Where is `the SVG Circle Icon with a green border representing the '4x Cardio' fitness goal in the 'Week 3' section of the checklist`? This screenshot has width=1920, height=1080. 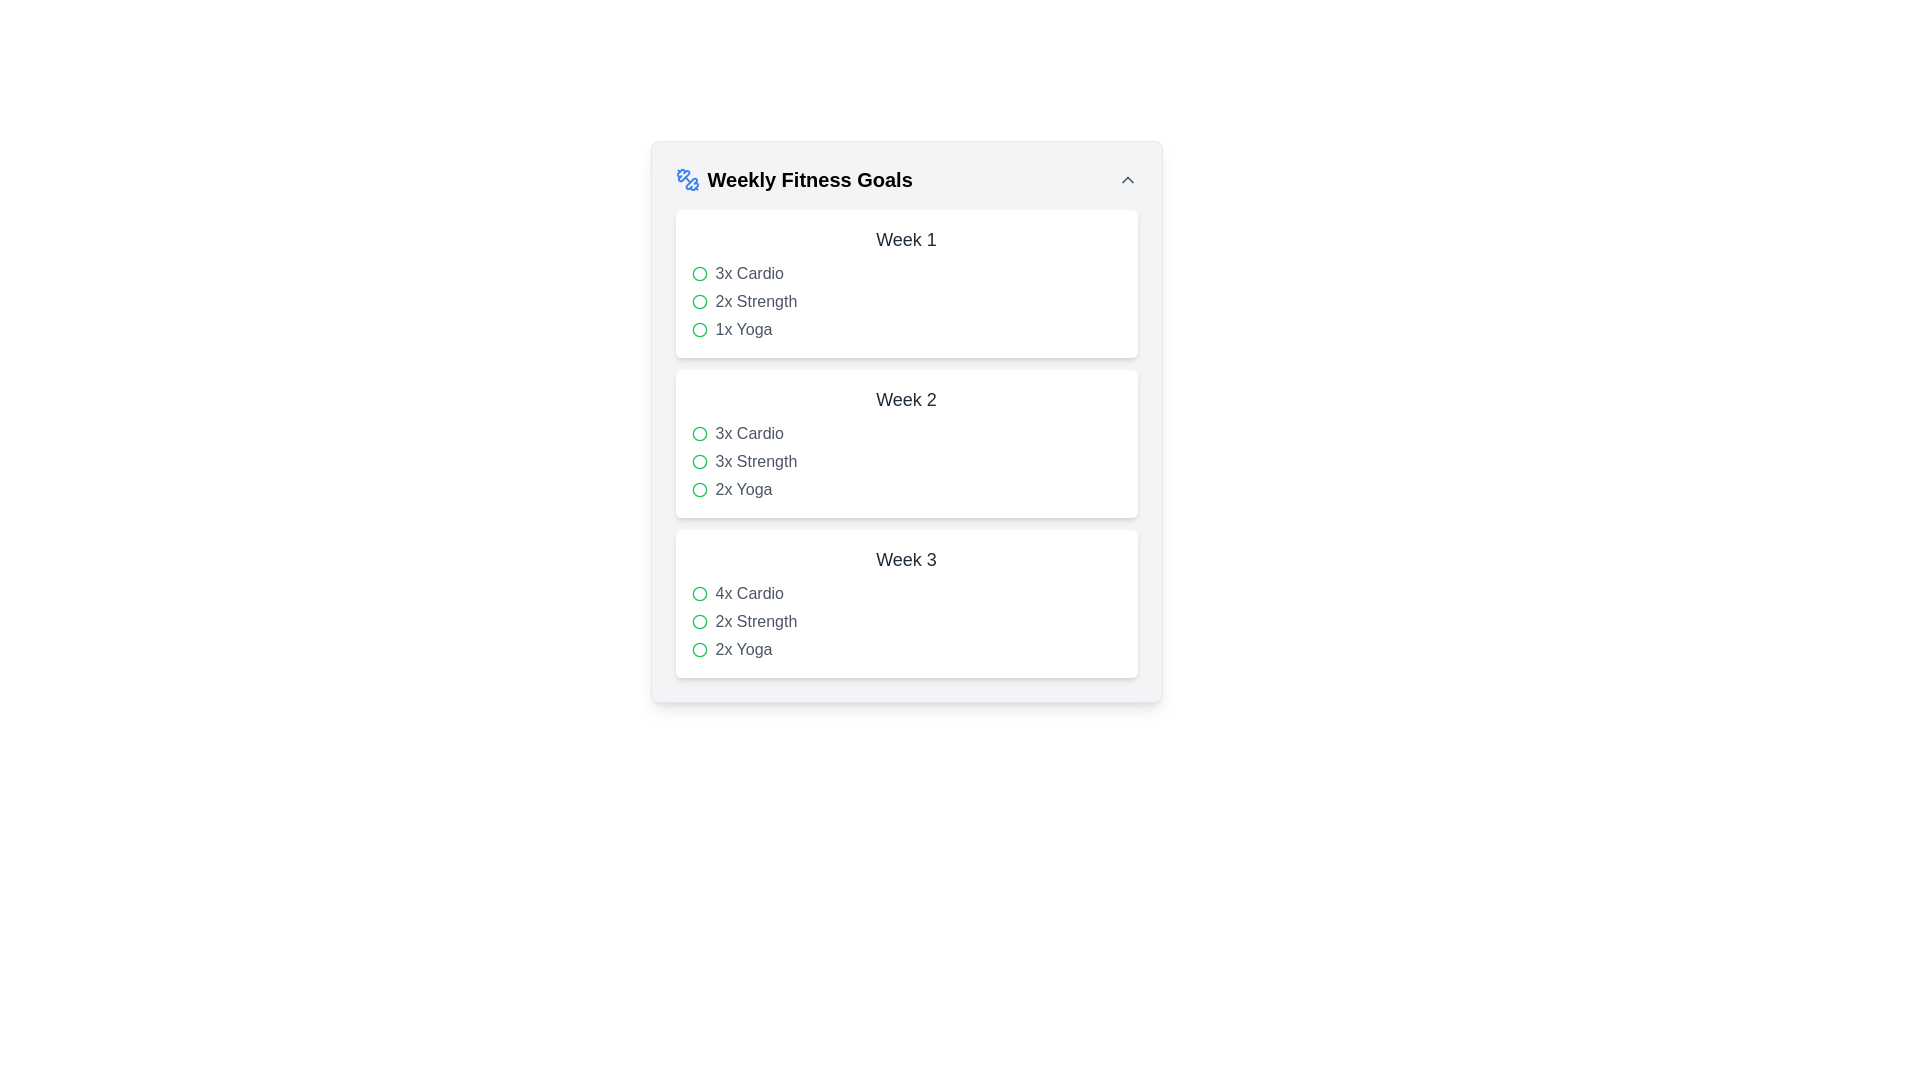 the SVG Circle Icon with a green border representing the '4x Cardio' fitness goal in the 'Week 3' section of the checklist is located at coordinates (699, 620).